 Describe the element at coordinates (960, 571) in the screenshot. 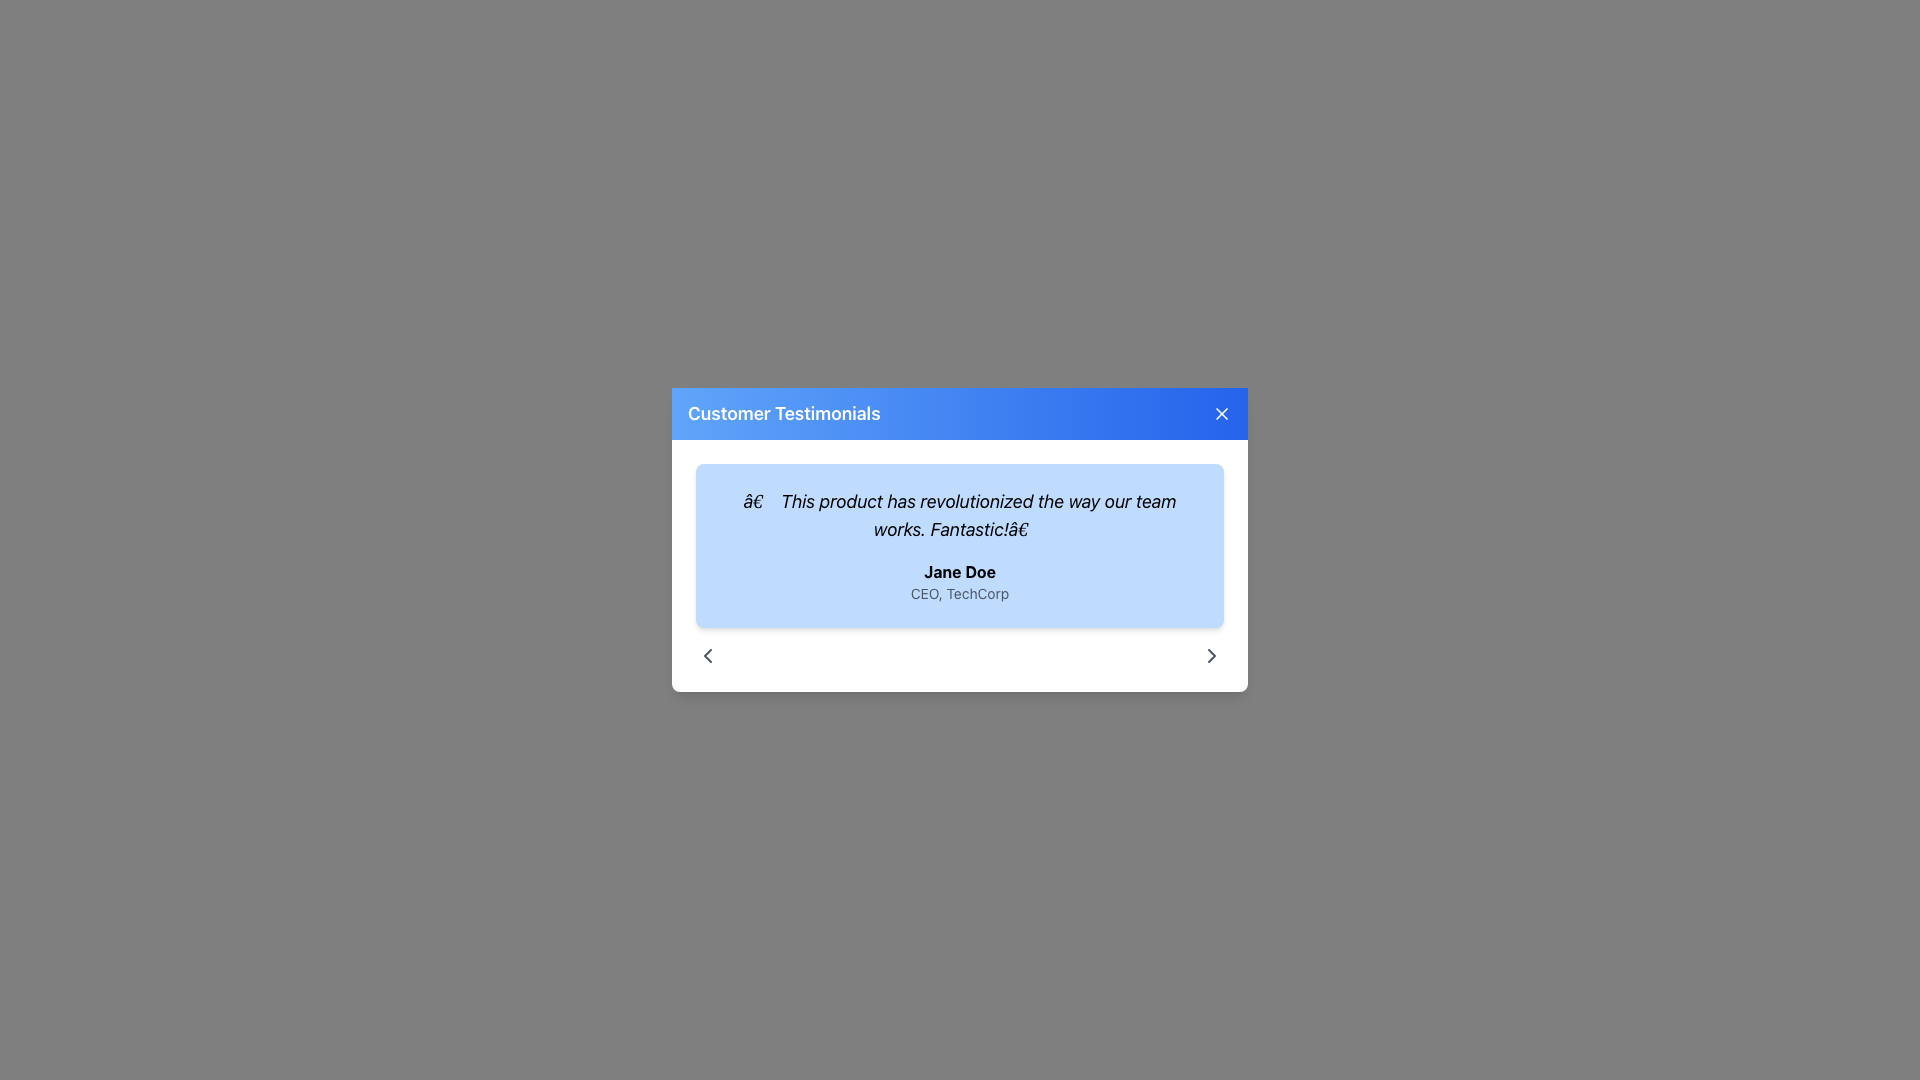

I see `the text element displaying the name of the individual providing the testimonial, which is positioned above the smaller and lighter styled 'CEO, TechCorp' text` at that location.